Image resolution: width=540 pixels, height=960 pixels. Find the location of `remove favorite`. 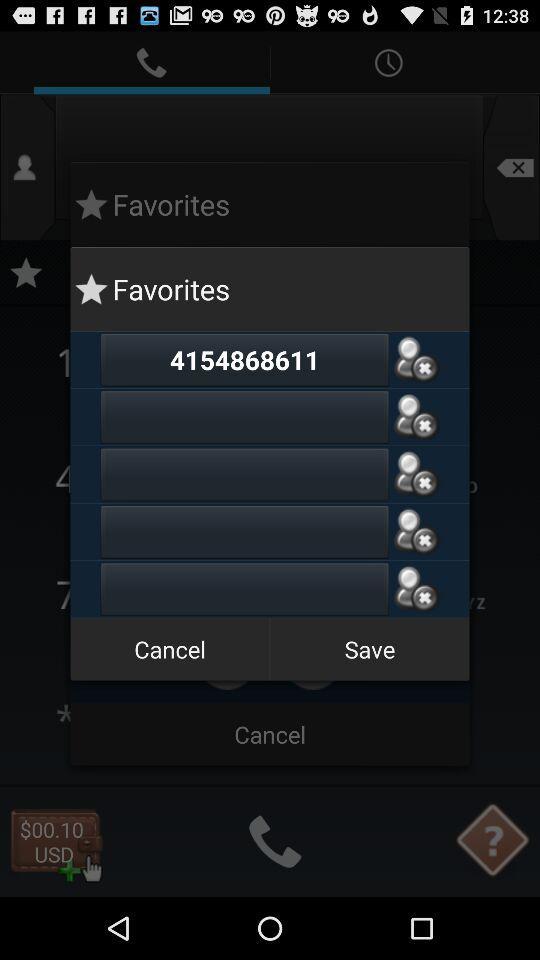

remove favorite is located at coordinates (415, 530).